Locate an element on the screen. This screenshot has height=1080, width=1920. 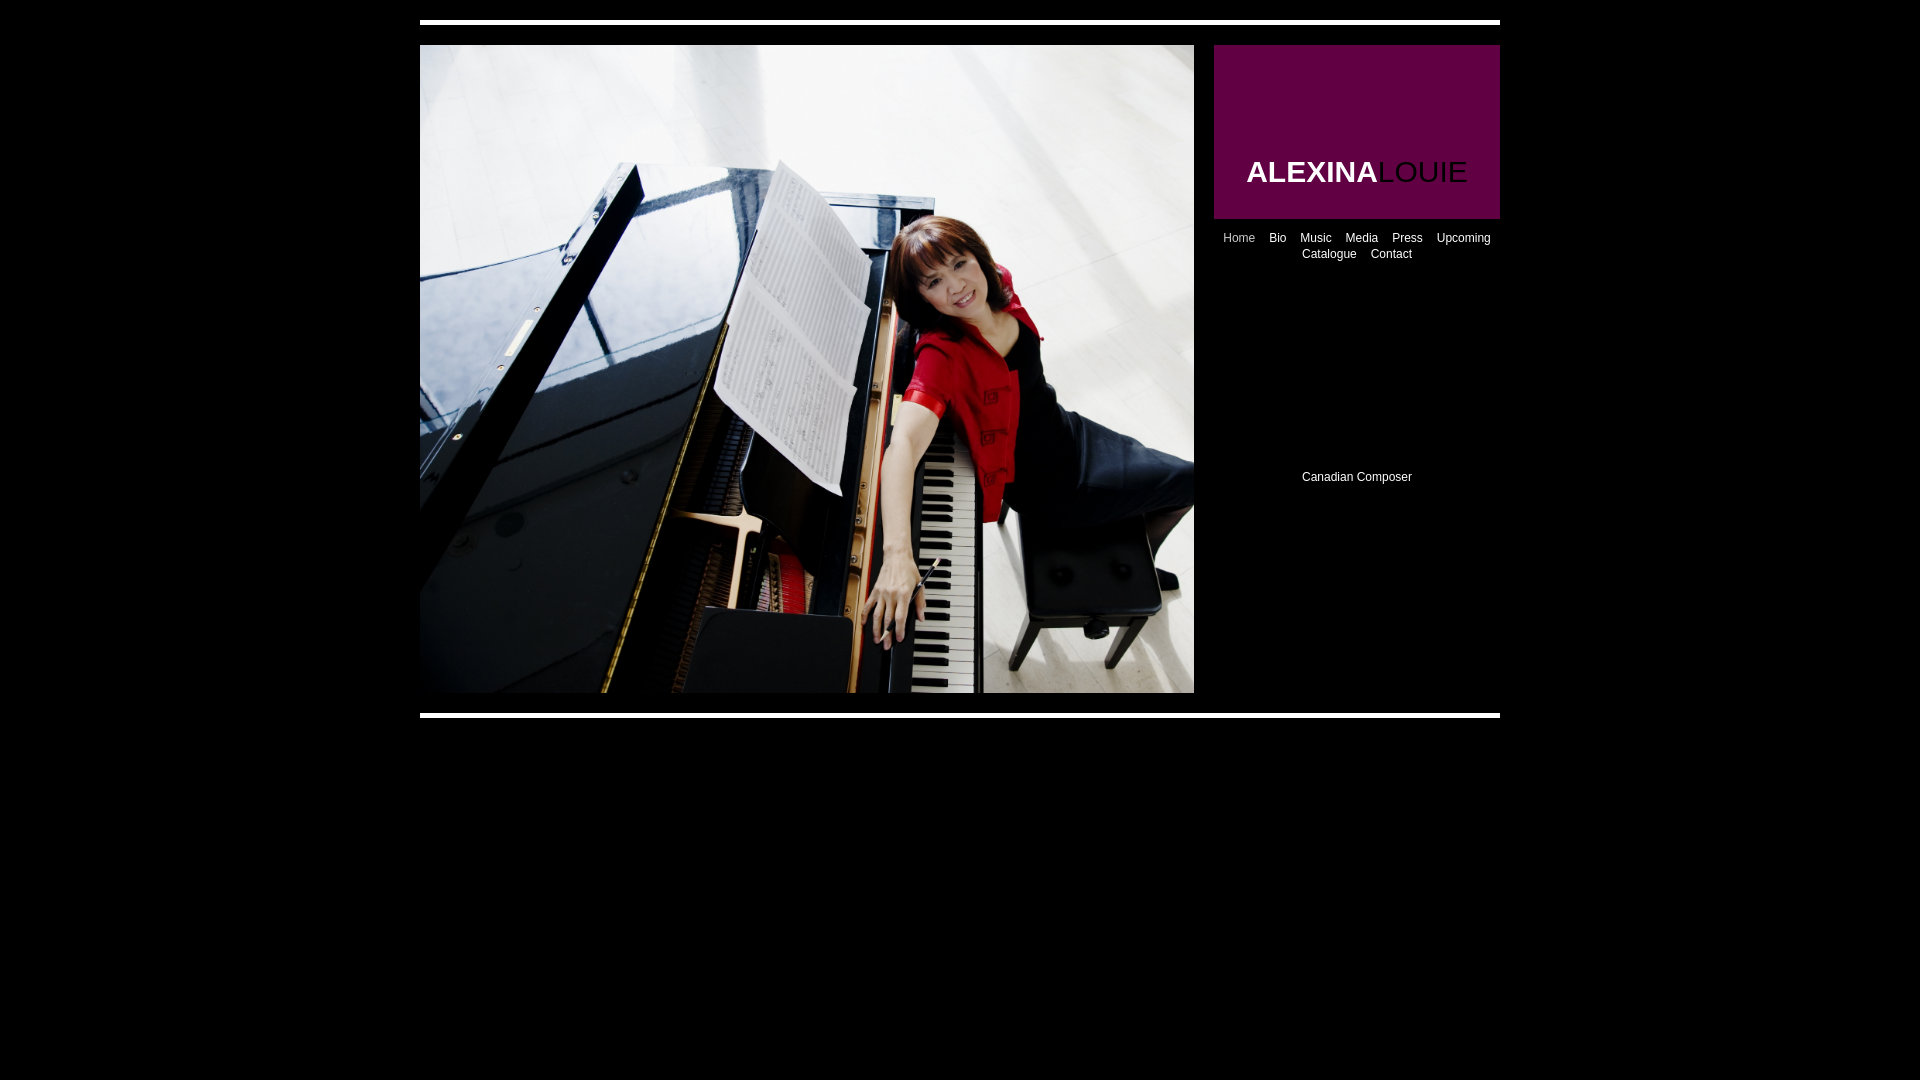
'Bio' is located at coordinates (1276, 237).